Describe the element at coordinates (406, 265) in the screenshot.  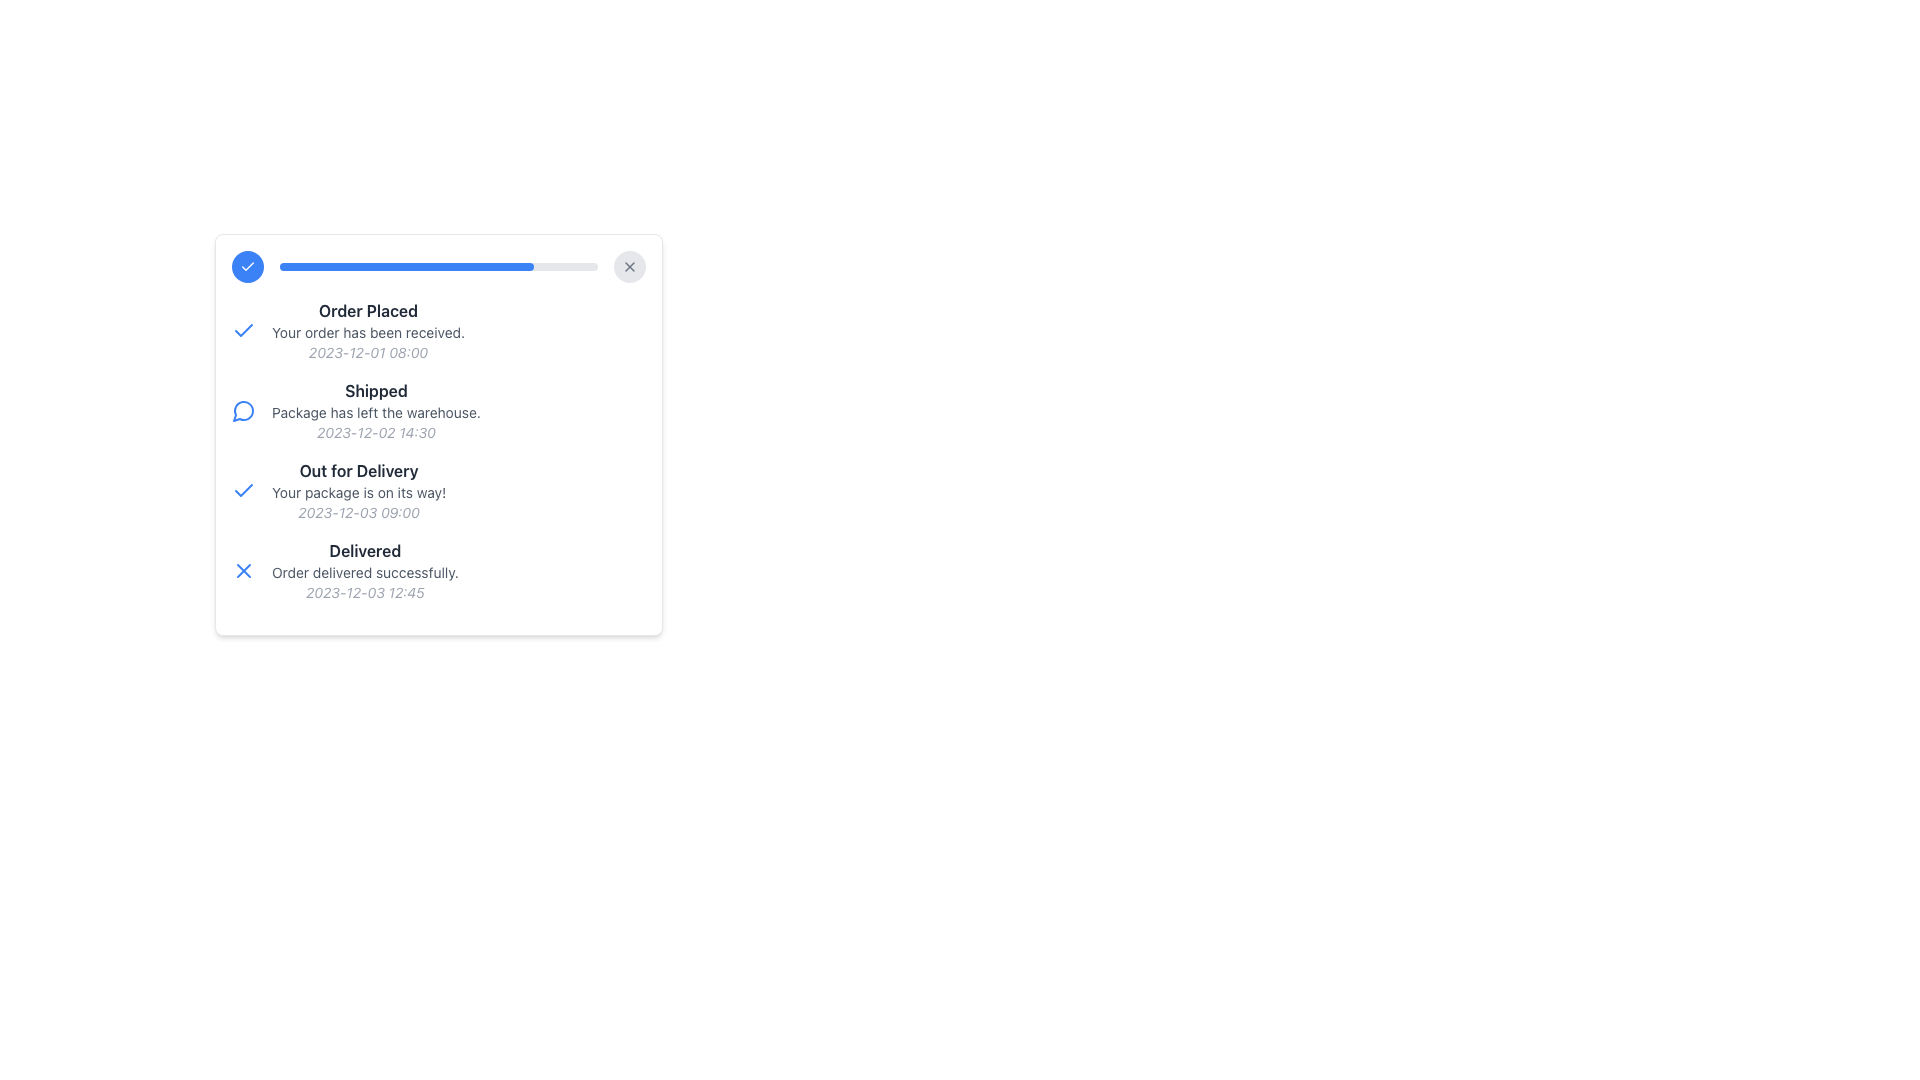
I see `the blue progress bar segment that indicates the completed progress within the larger light-gray progress bar` at that location.